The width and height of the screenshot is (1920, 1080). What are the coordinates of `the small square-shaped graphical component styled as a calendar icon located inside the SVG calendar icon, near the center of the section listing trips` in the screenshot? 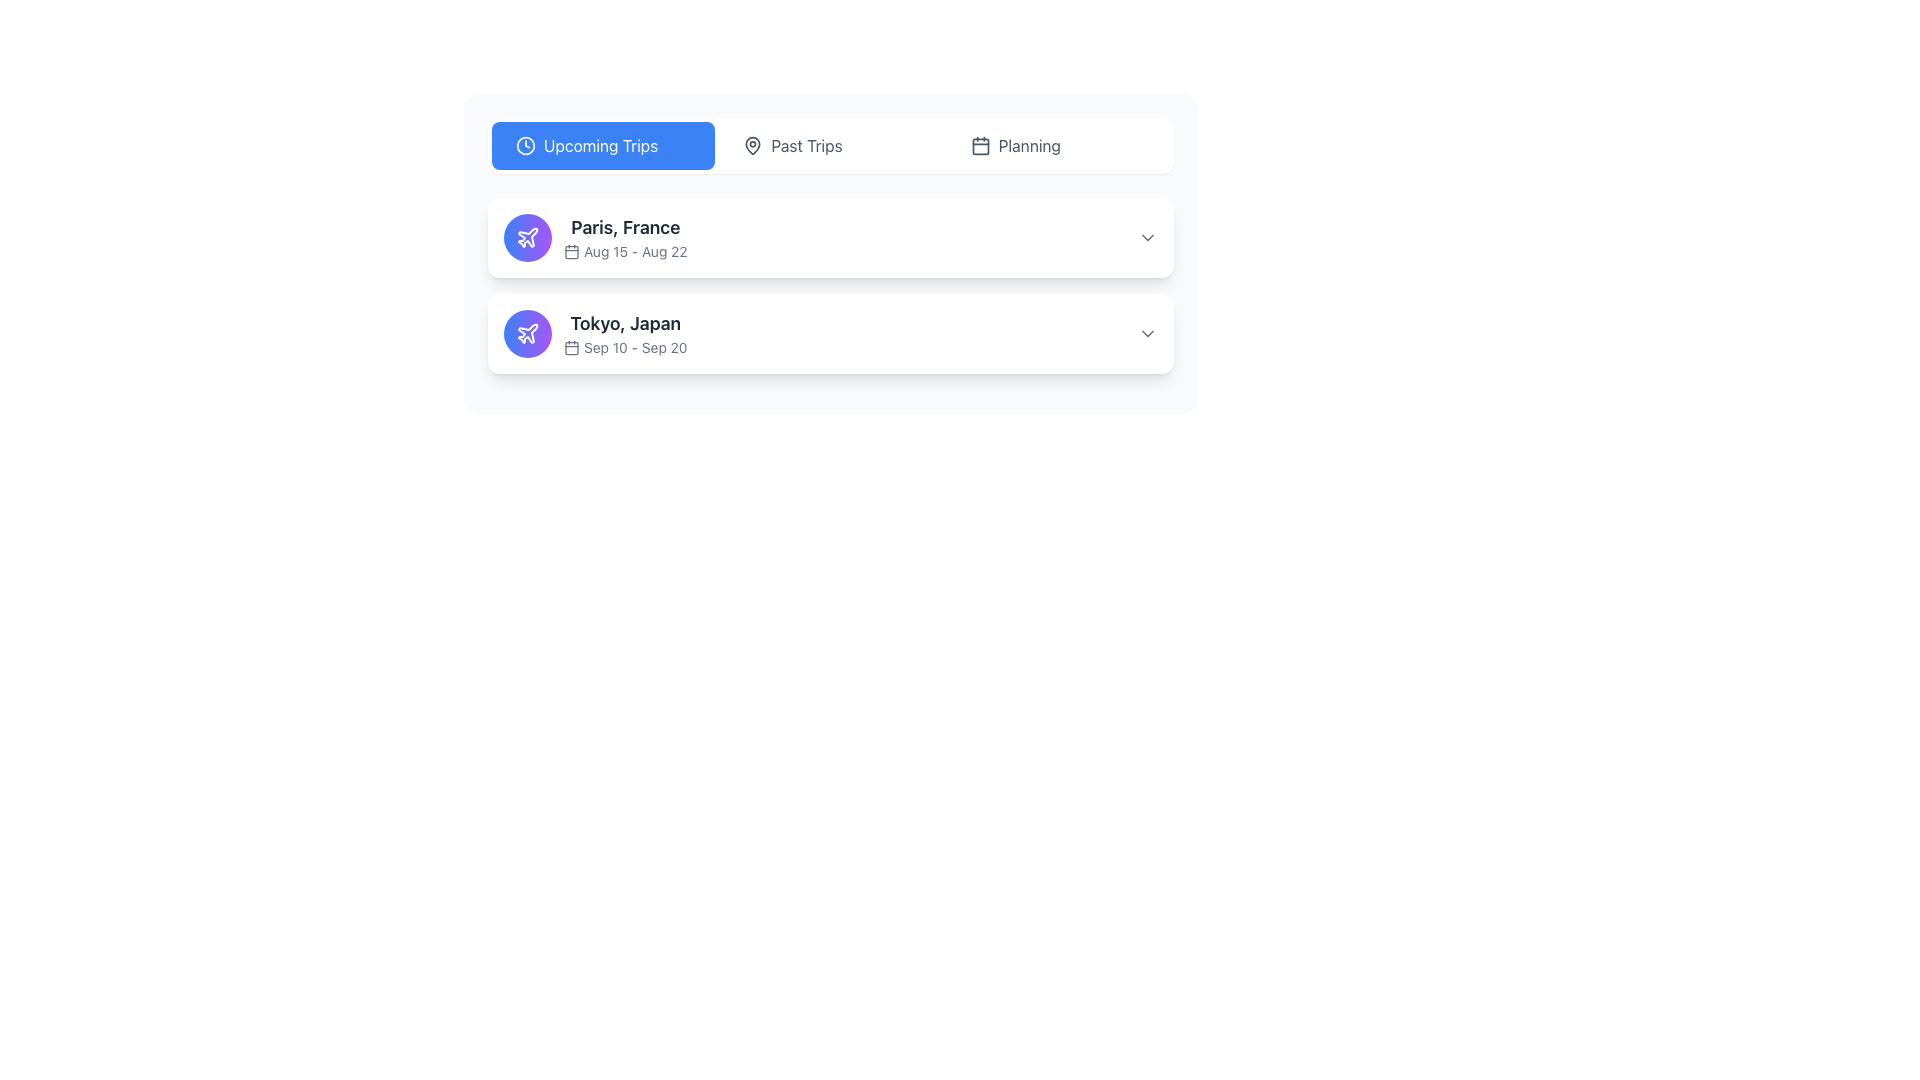 It's located at (570, 250).